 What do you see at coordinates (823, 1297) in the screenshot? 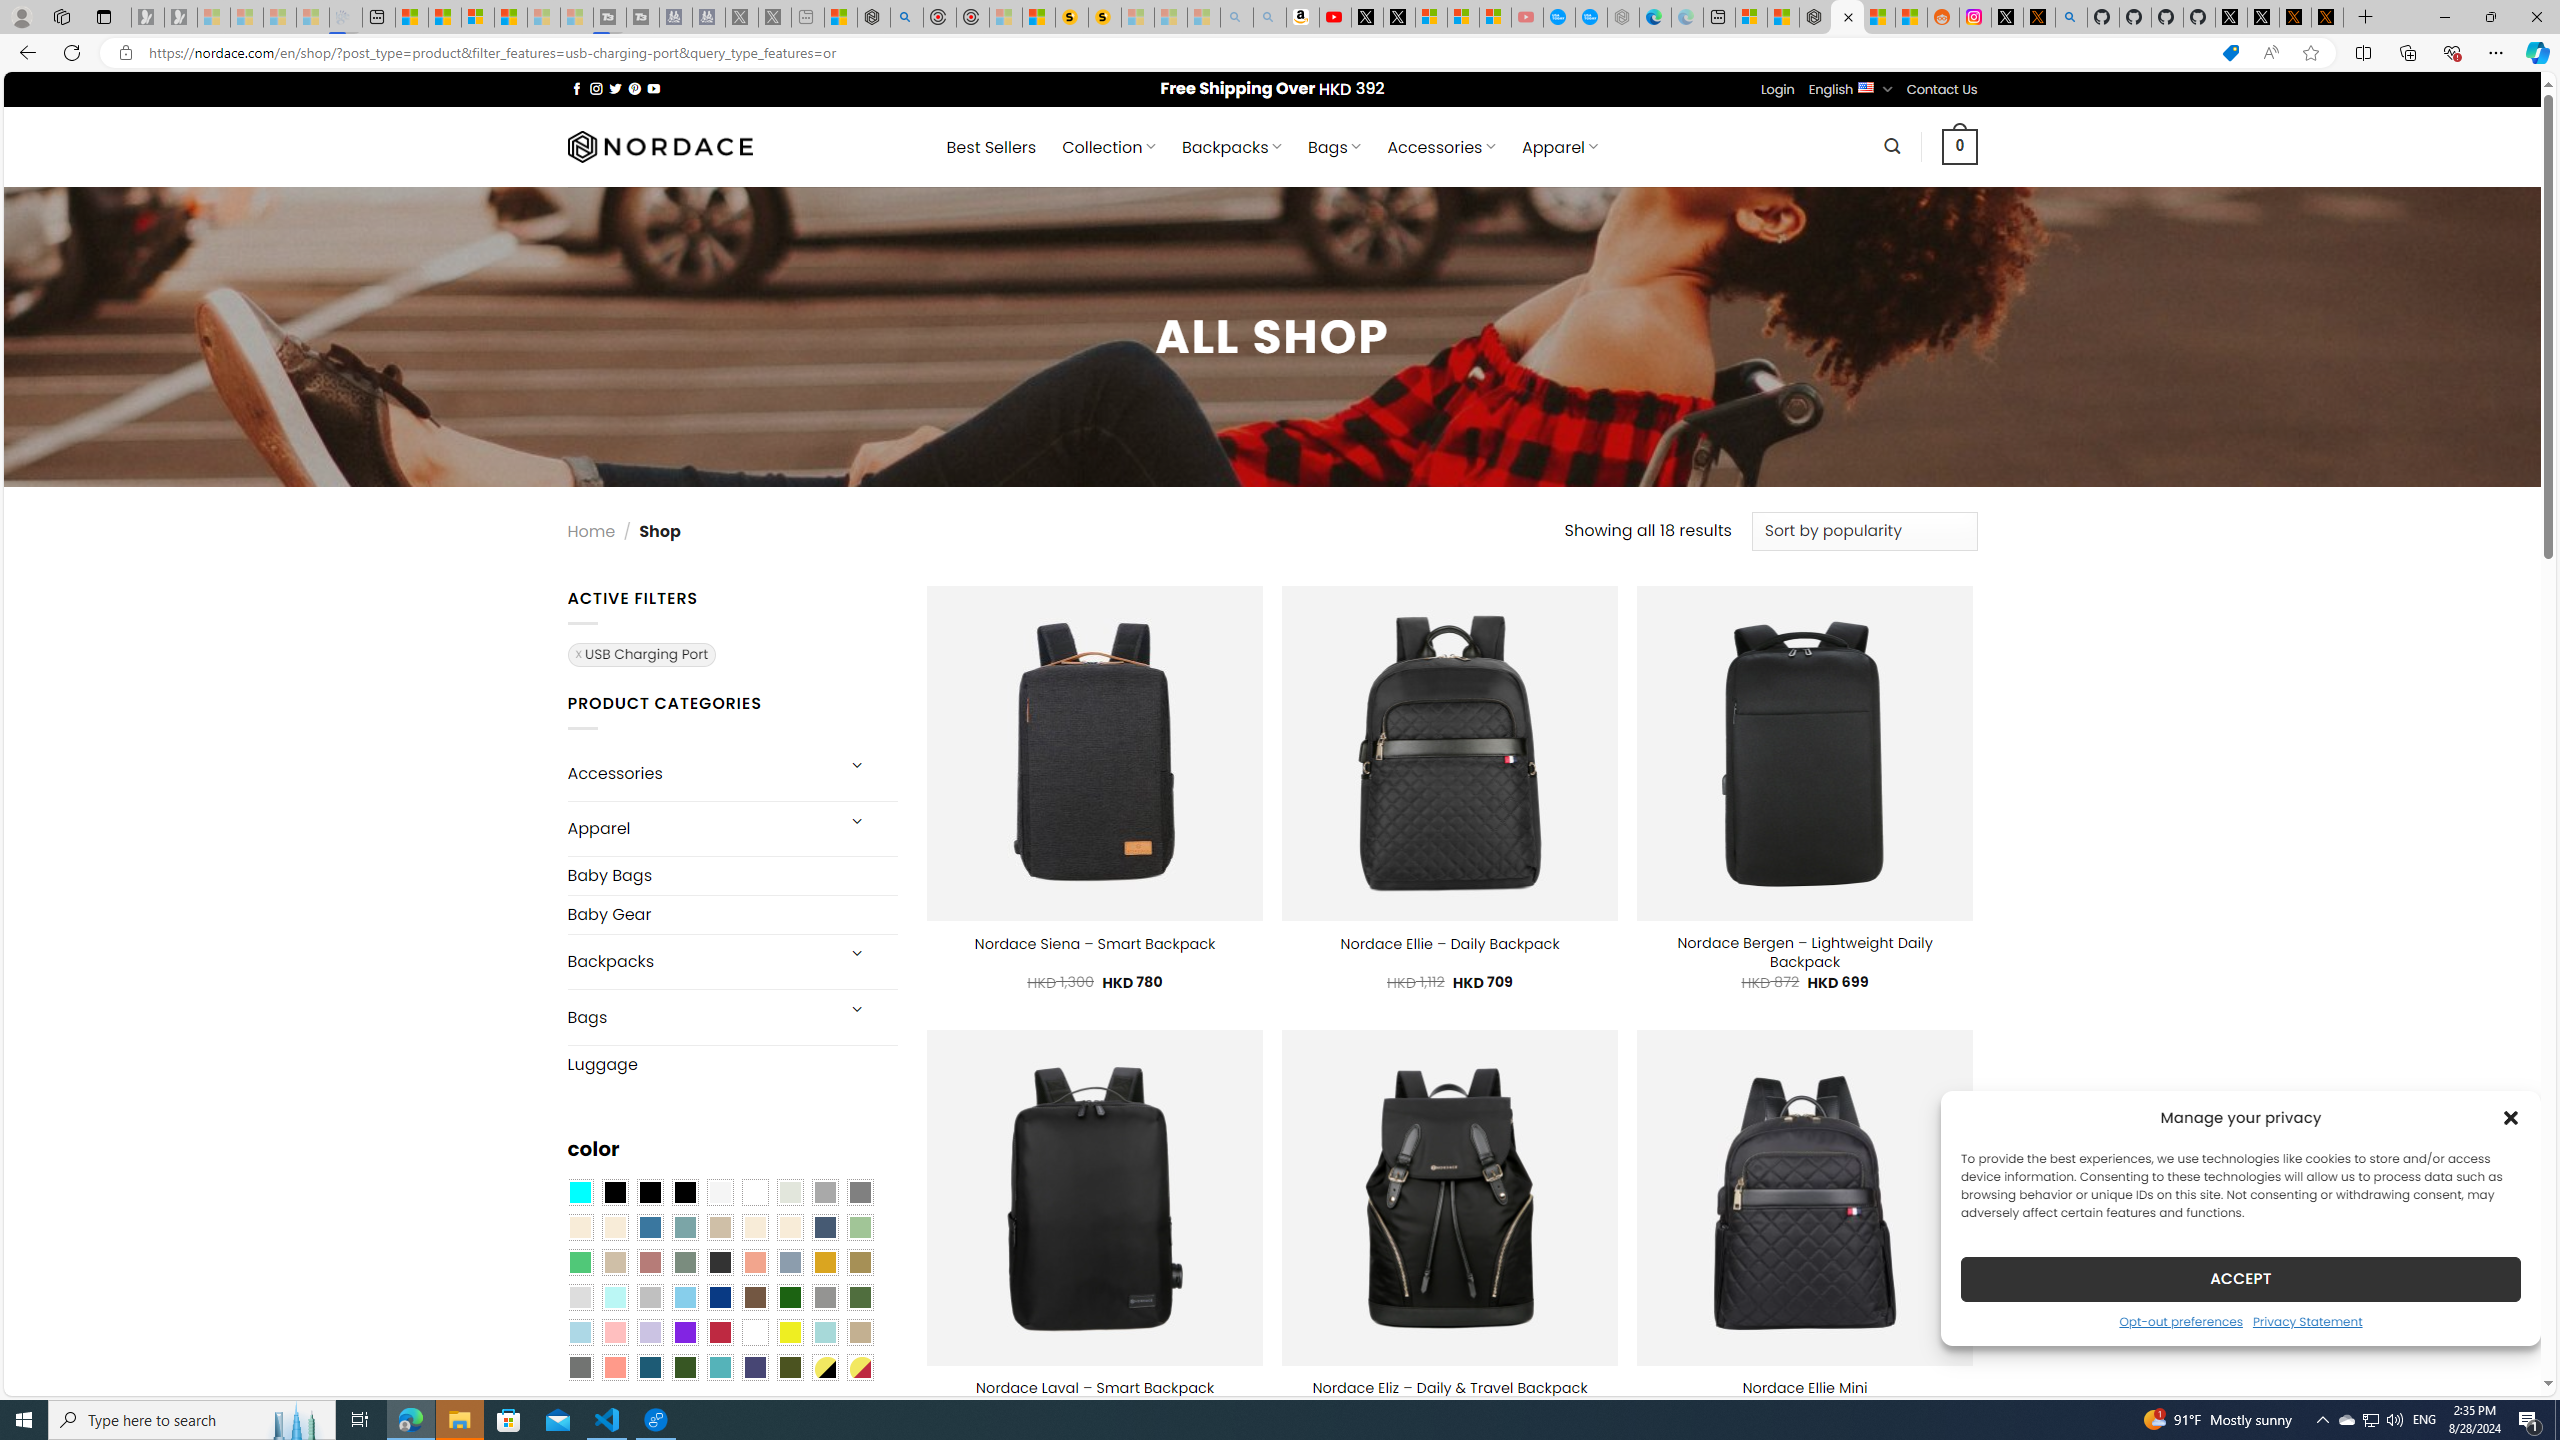
I see `'Gray'` at bounding box center [823, 1297].